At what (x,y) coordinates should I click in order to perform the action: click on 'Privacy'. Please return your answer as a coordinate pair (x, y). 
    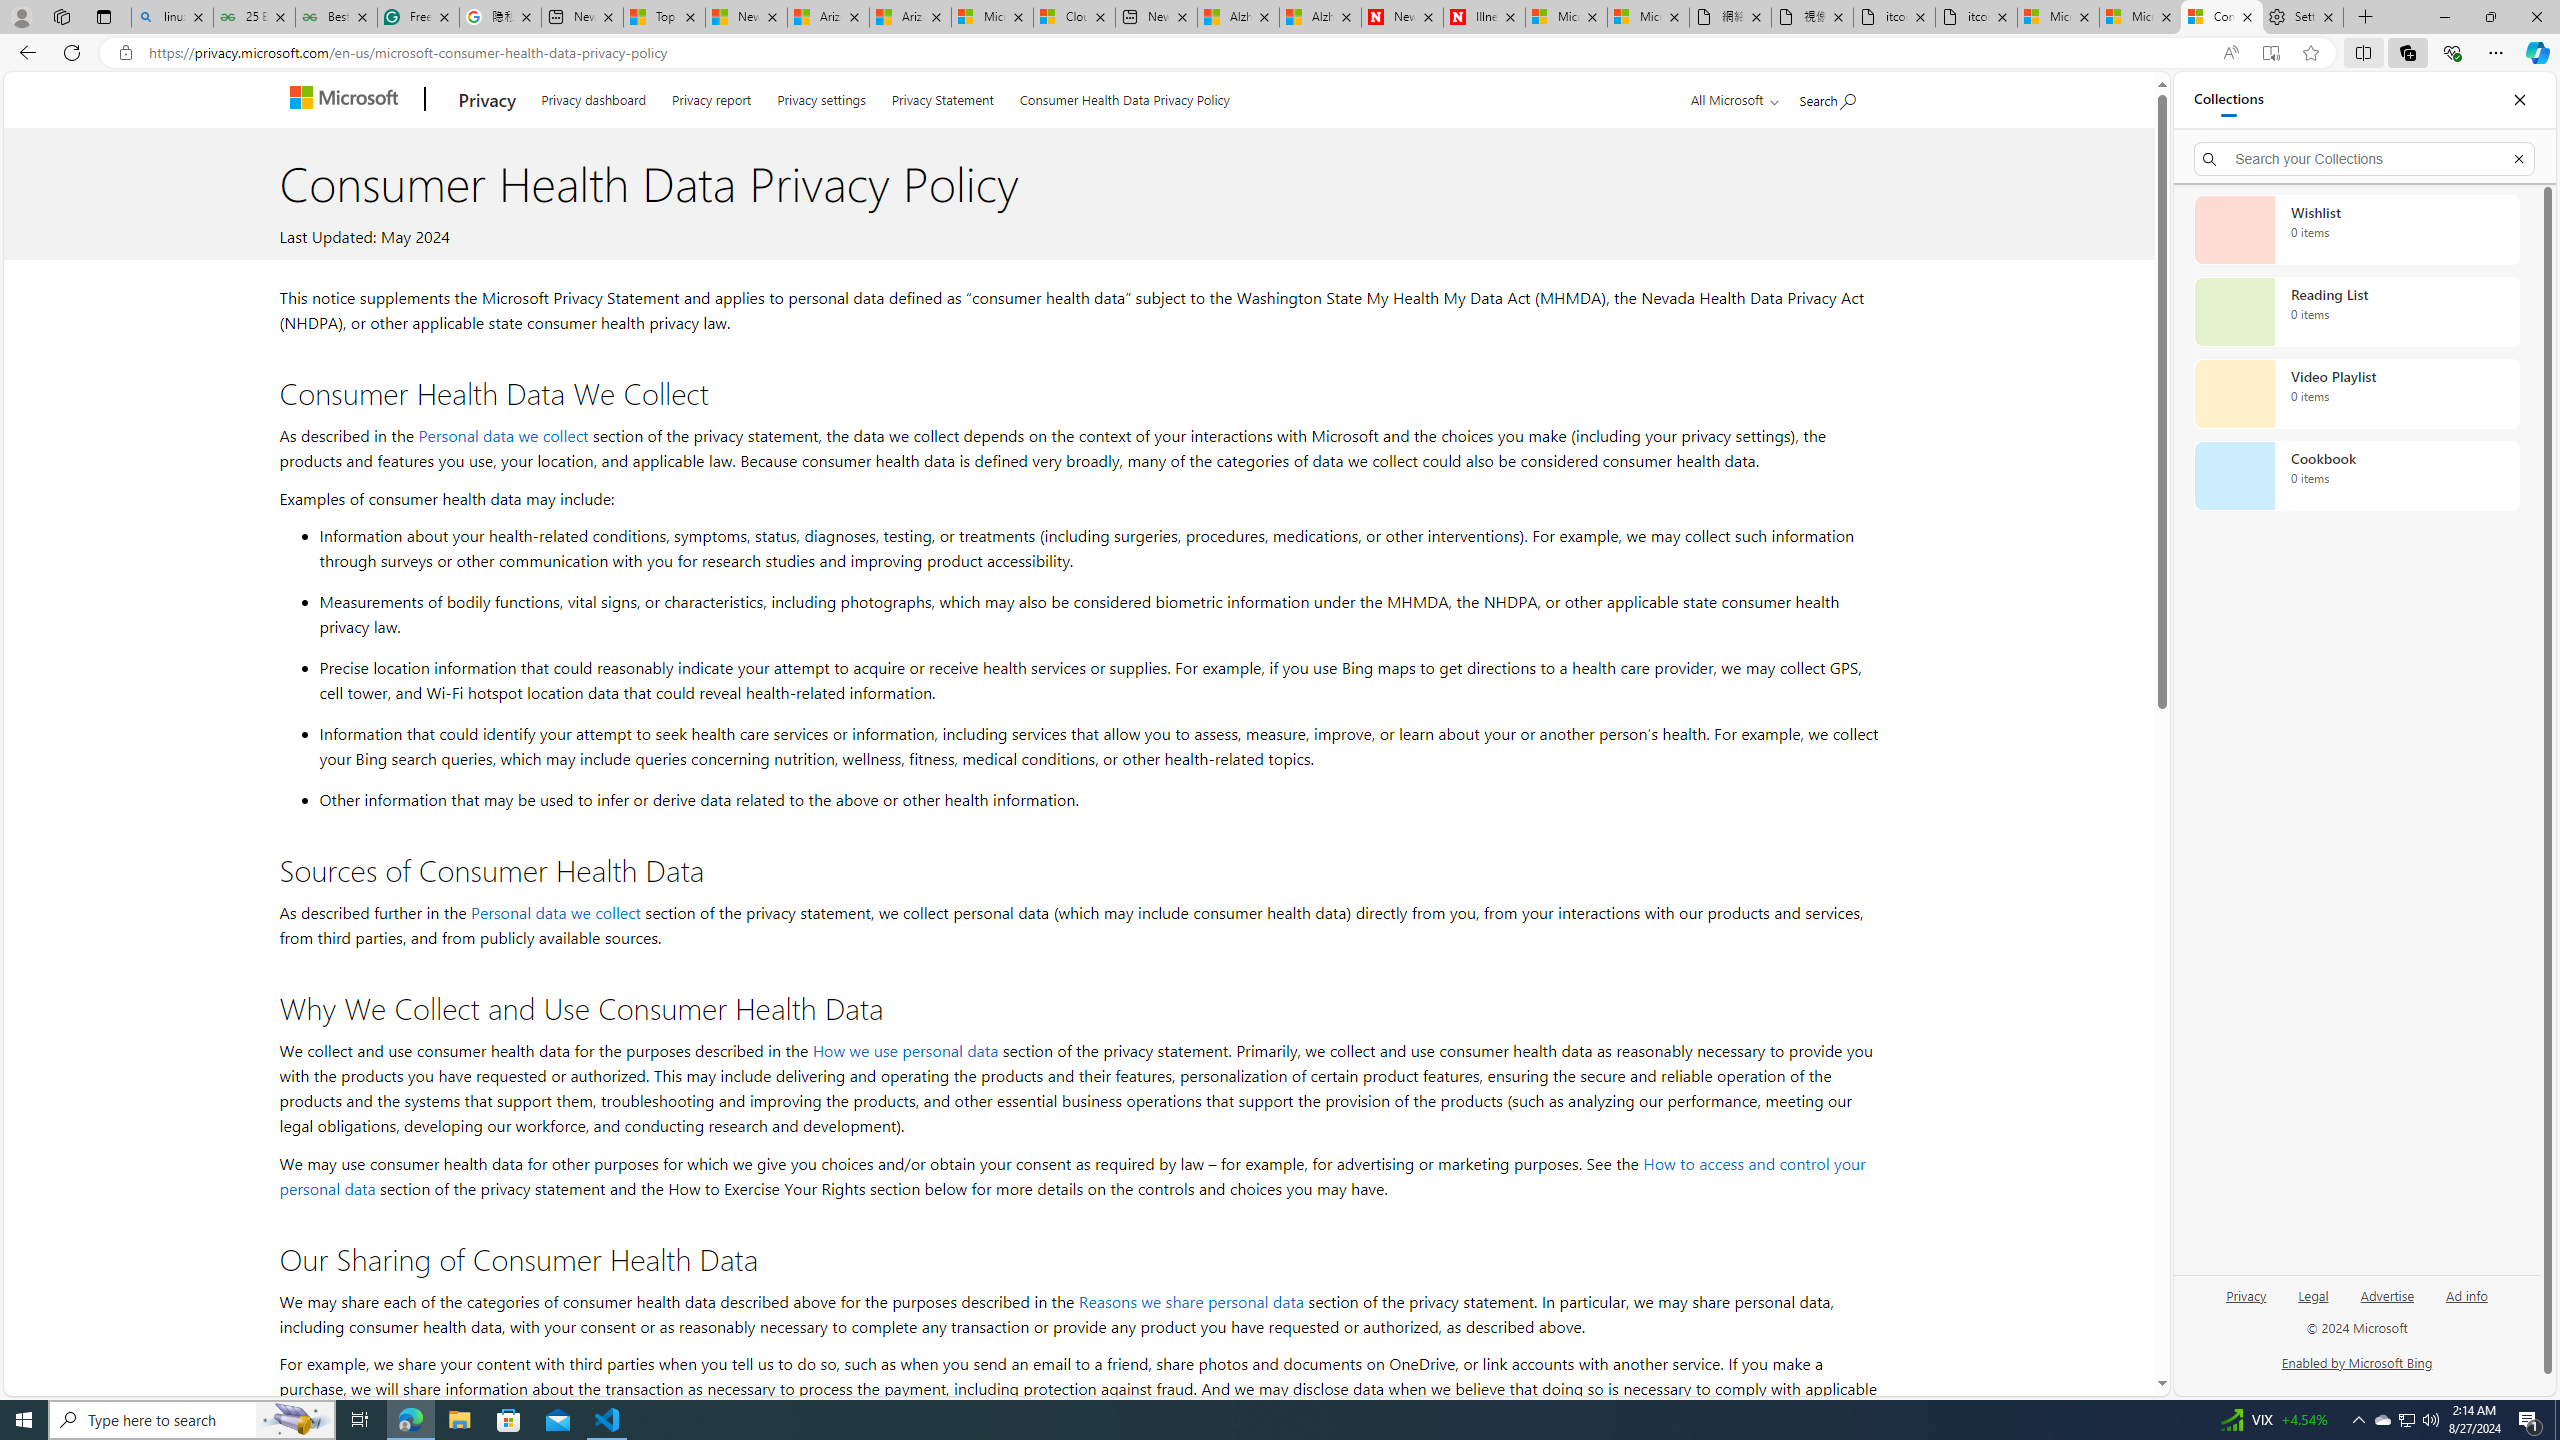
    Looking at the image, I should click on (2246, 1302).